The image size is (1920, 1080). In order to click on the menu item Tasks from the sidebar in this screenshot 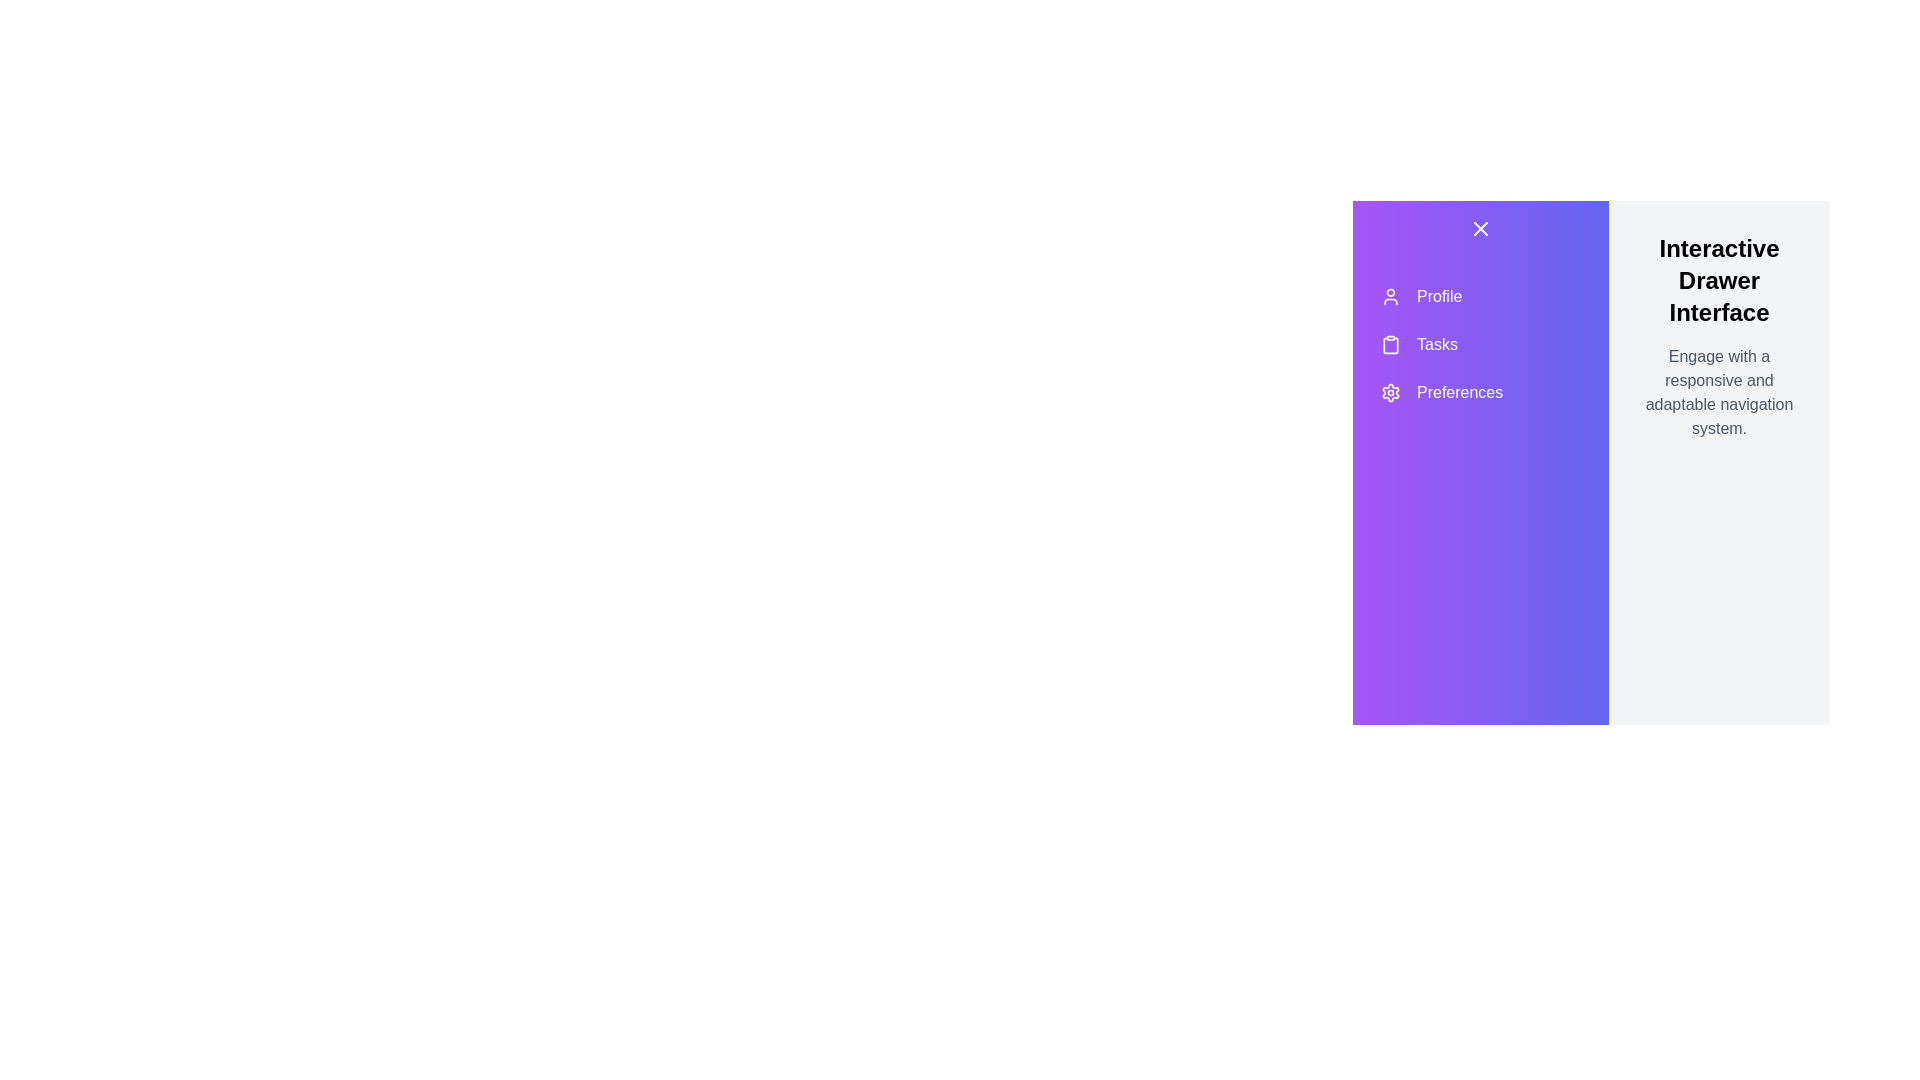, I will do `click(1481, 343)`.